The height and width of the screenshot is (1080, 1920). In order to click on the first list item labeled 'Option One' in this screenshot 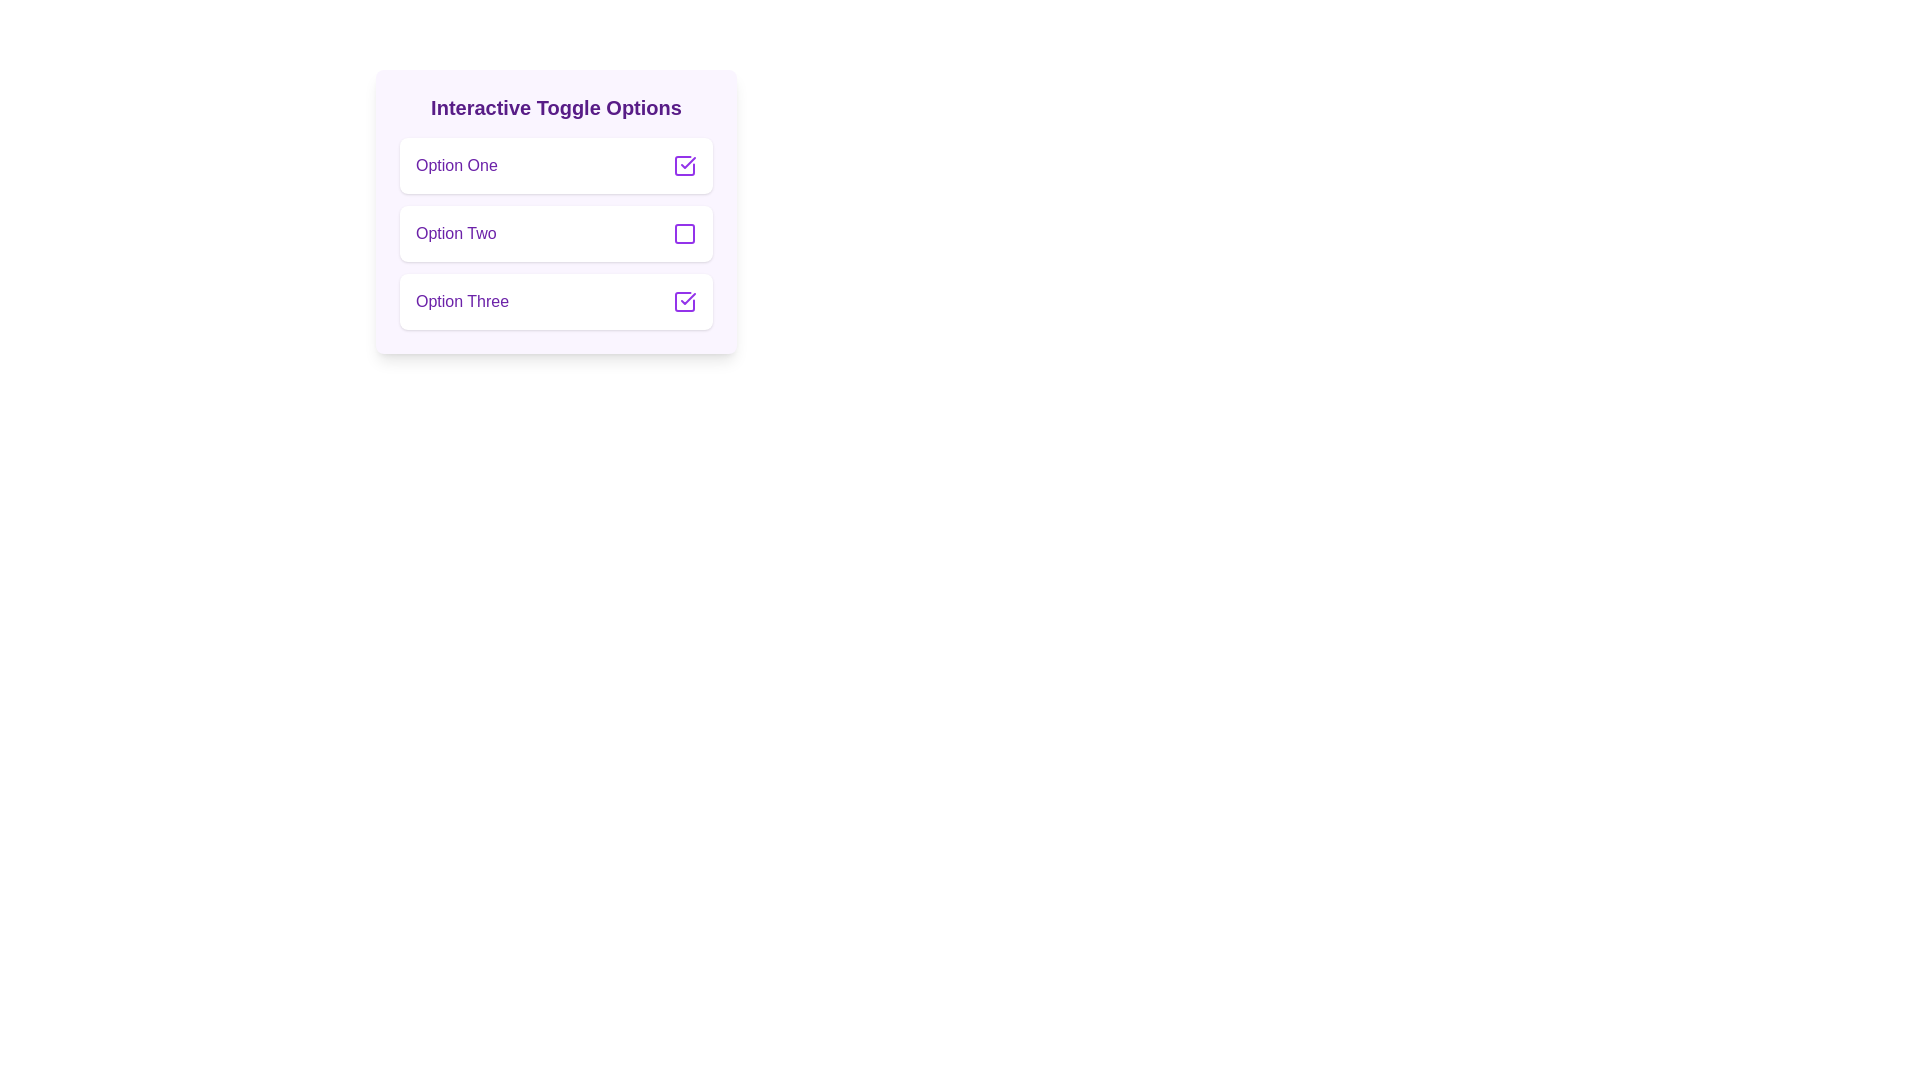, I will do `click(556, 164)`.